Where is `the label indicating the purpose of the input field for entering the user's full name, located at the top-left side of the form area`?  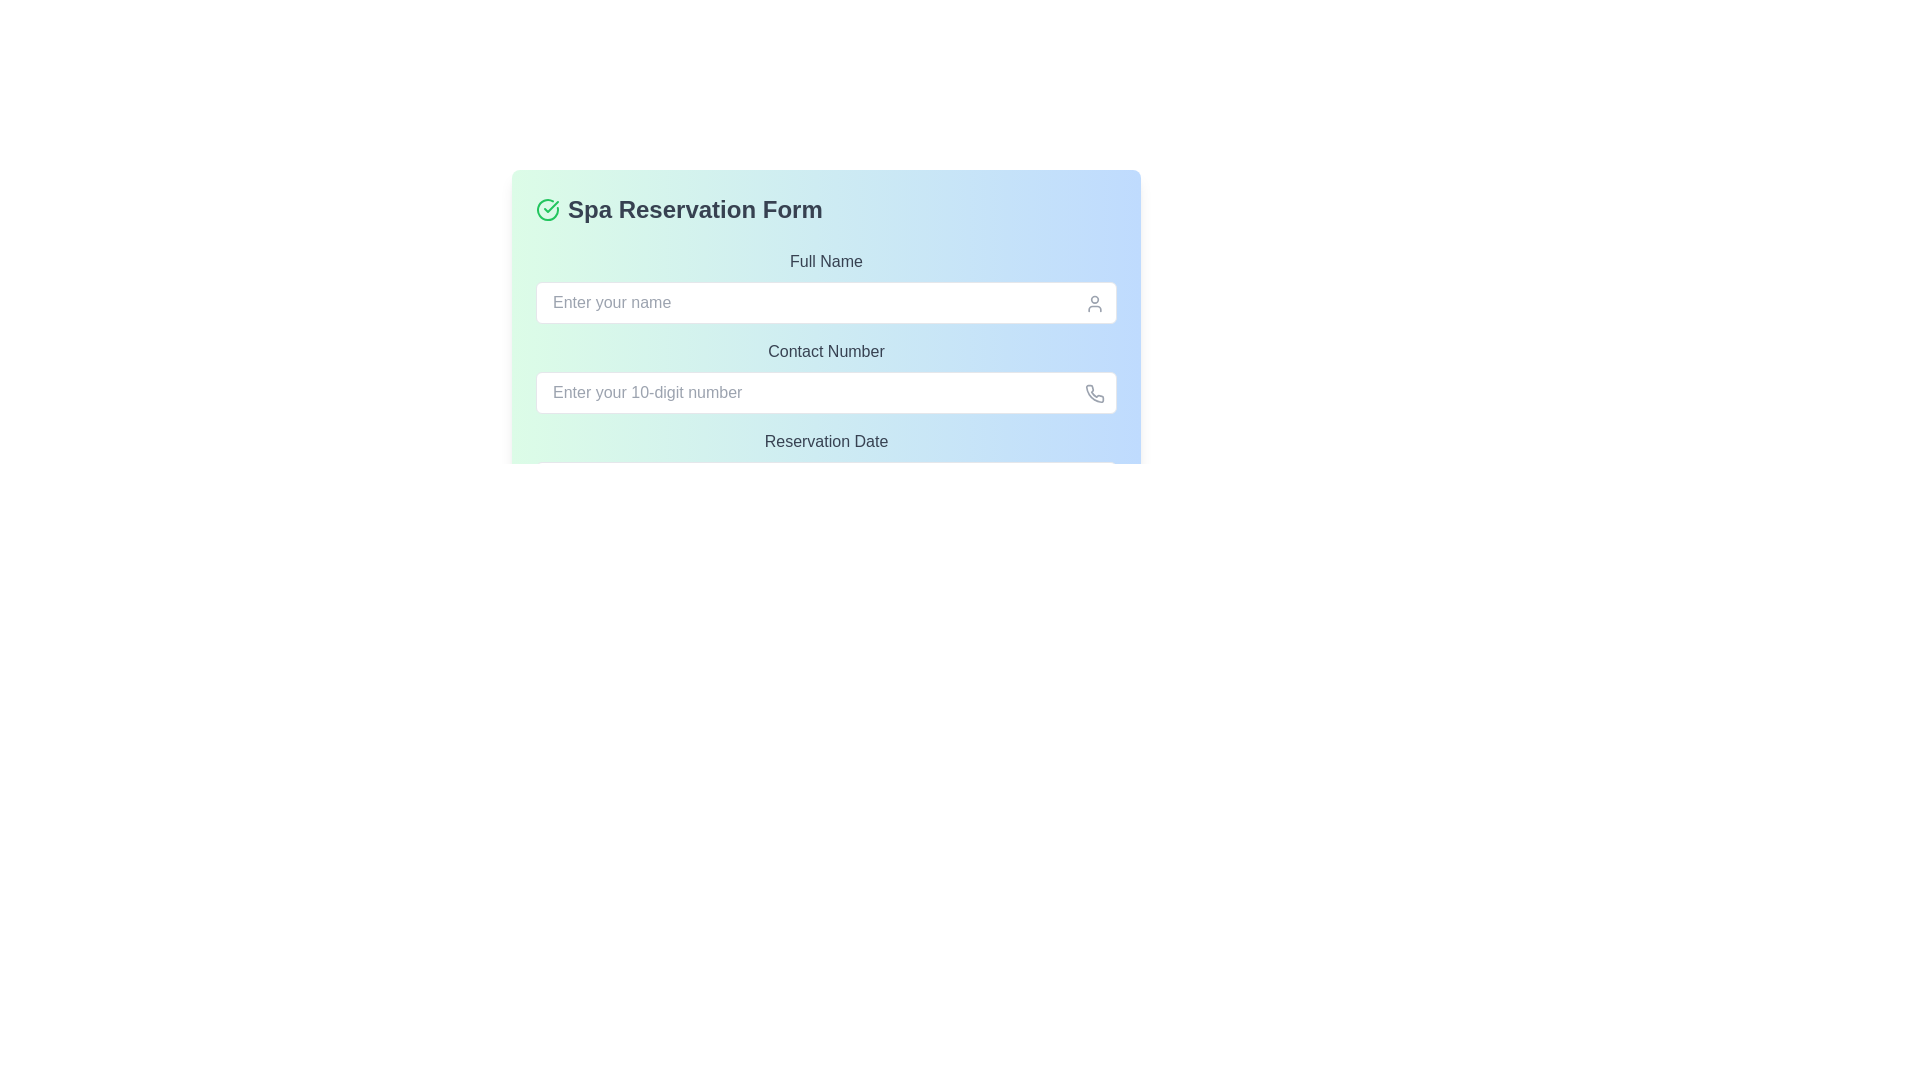
the label indicating the purpose of the input field for entering the user's full name, located at the top-left side of the form area is located at coordinates (826, 261).